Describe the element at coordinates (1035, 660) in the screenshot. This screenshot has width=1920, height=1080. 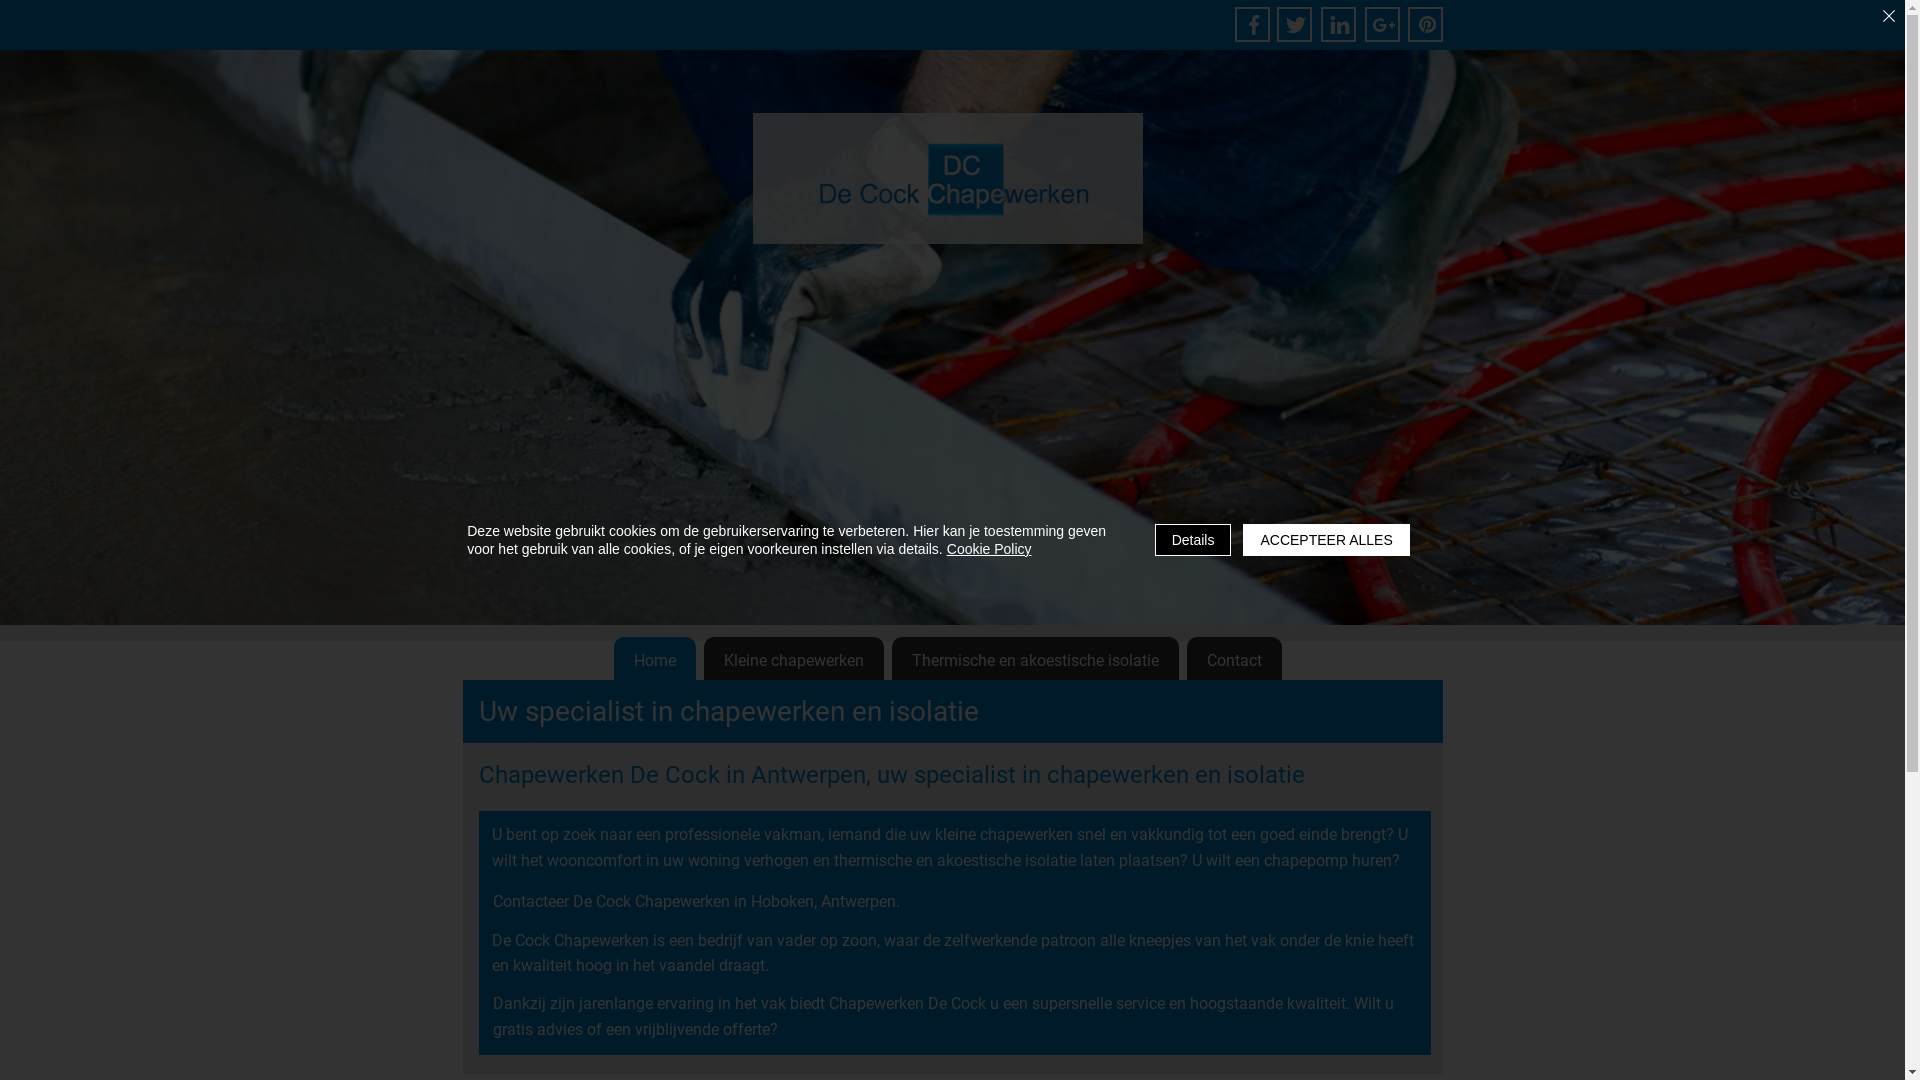
I see `'Thermische en akoestische isolatie'` at that location.